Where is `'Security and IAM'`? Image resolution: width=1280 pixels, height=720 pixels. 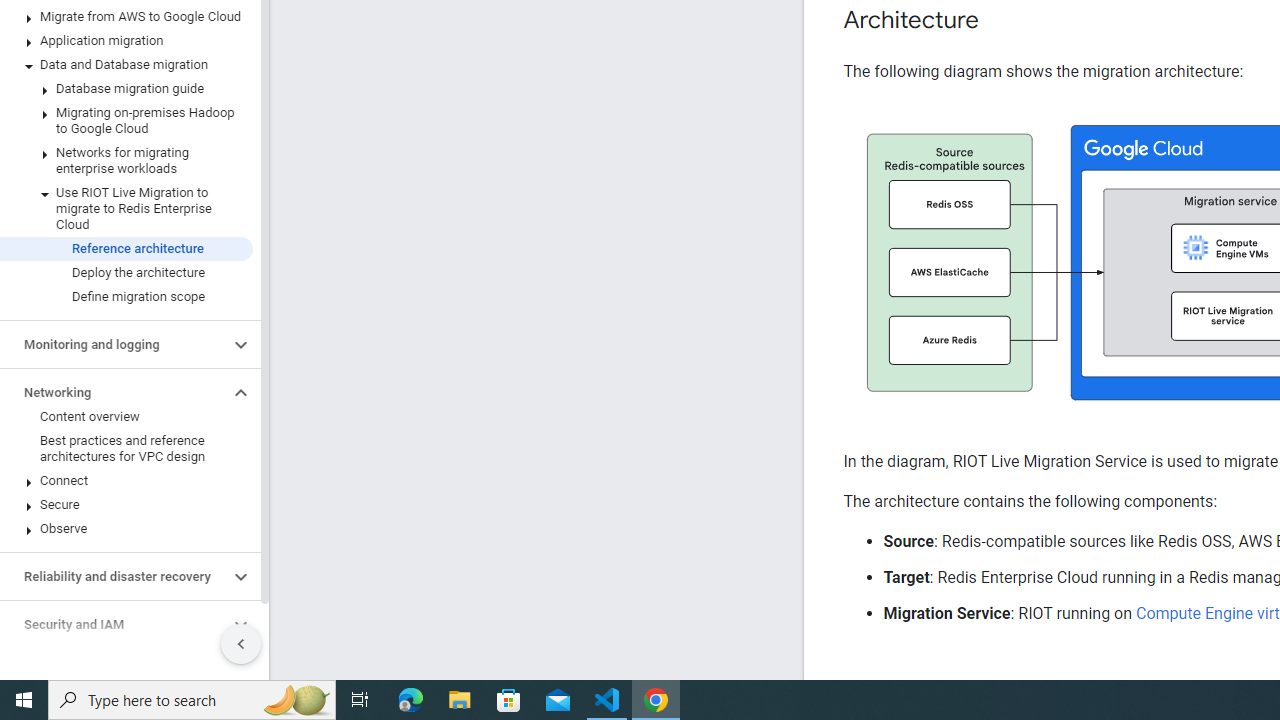 'Security and IAM' is located at coordinates (113, 623).